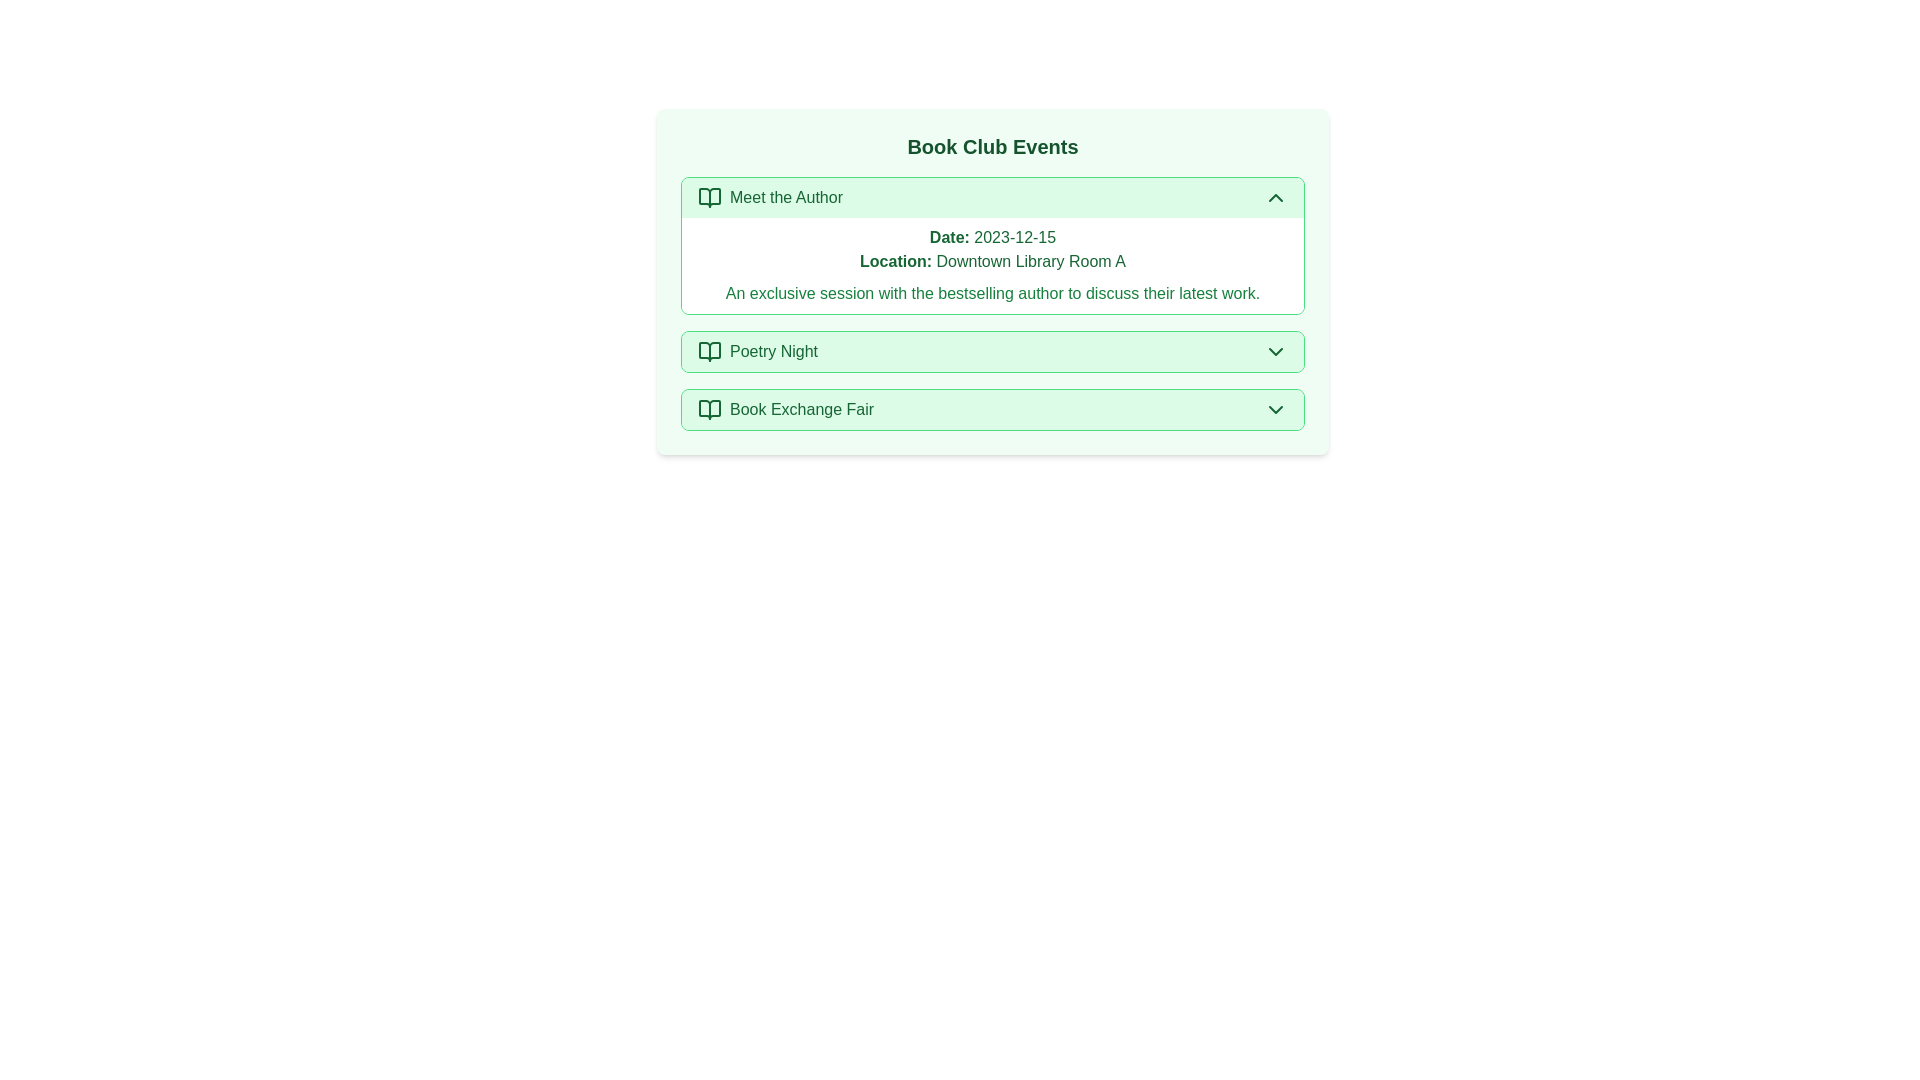  What do you see at coordinates (710, 408) in the screenshot?
I see `the open book icon, which features two rounded shapes for pages and a green vertical spine, located to the left of the text 'Book Exchange Fair'` at bounding box center [710, 408].